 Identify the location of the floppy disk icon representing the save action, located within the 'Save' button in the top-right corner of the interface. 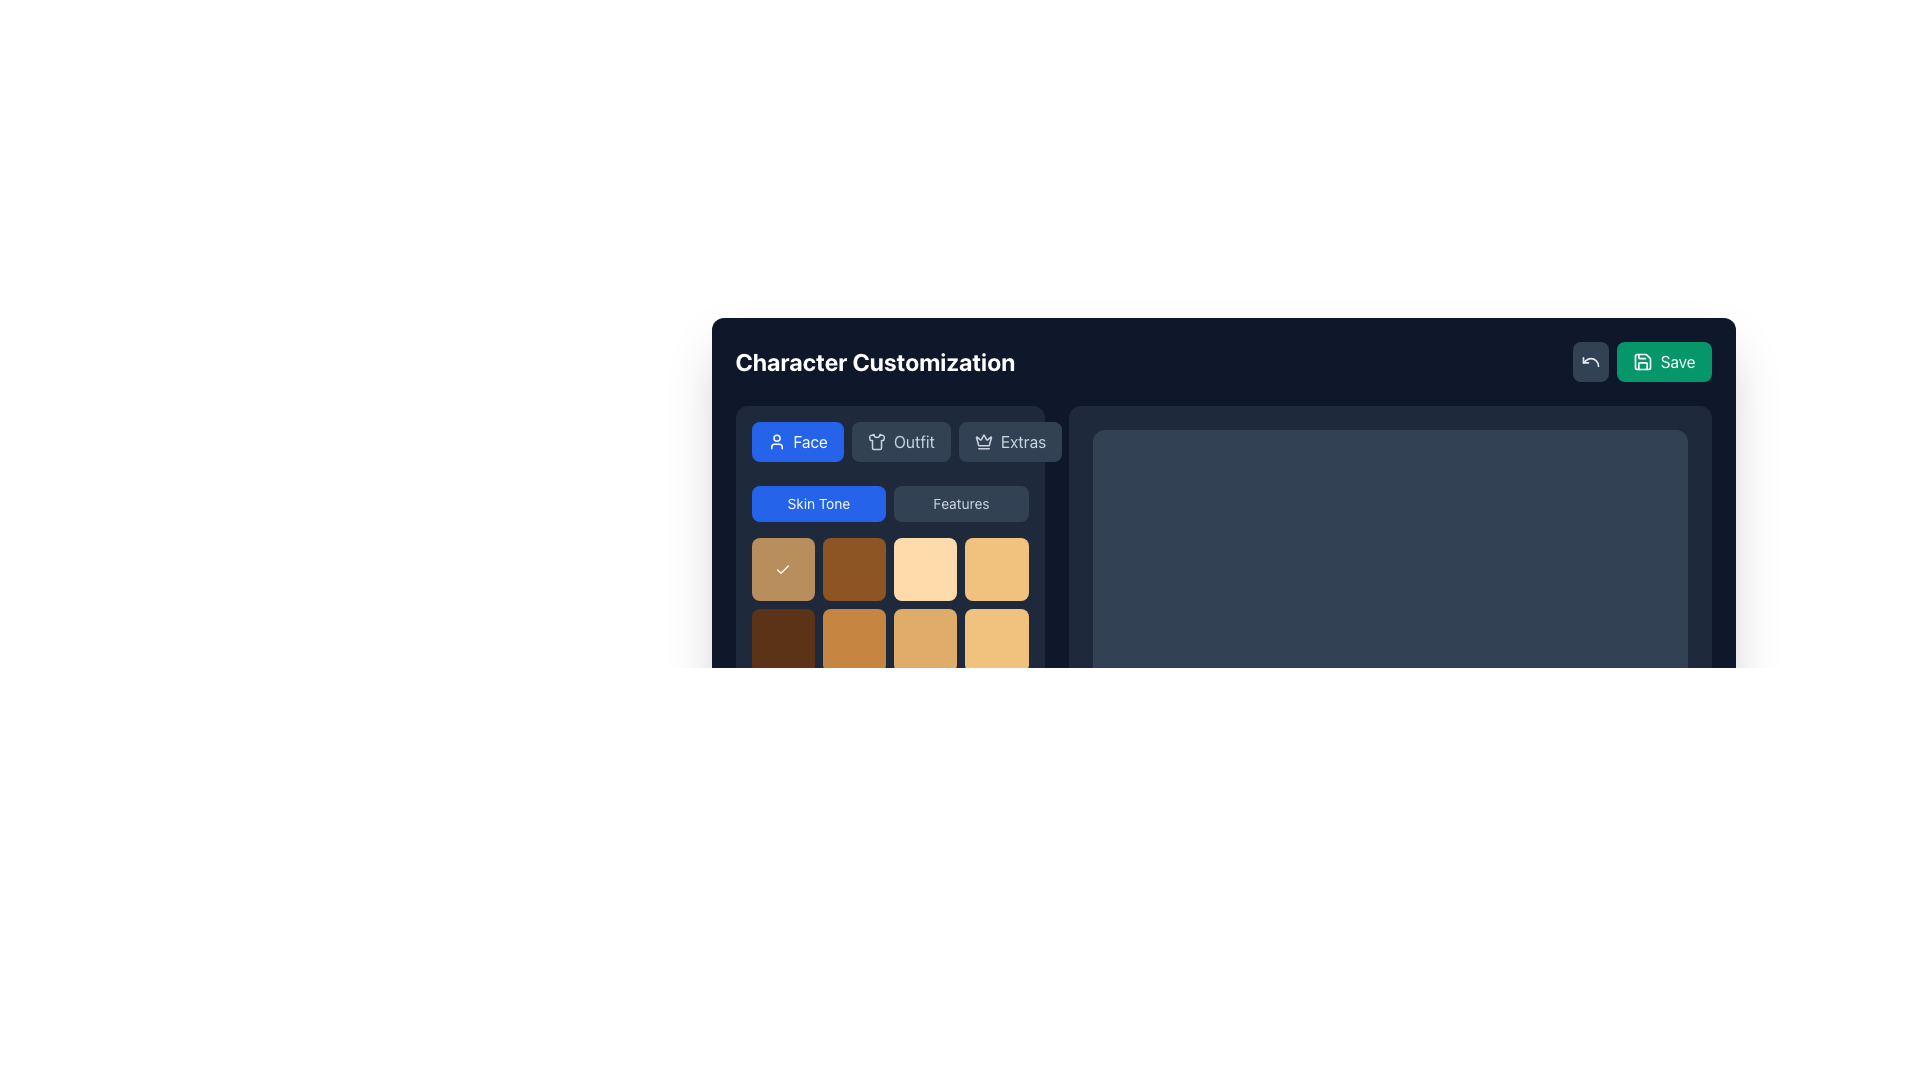
(1642, 362).